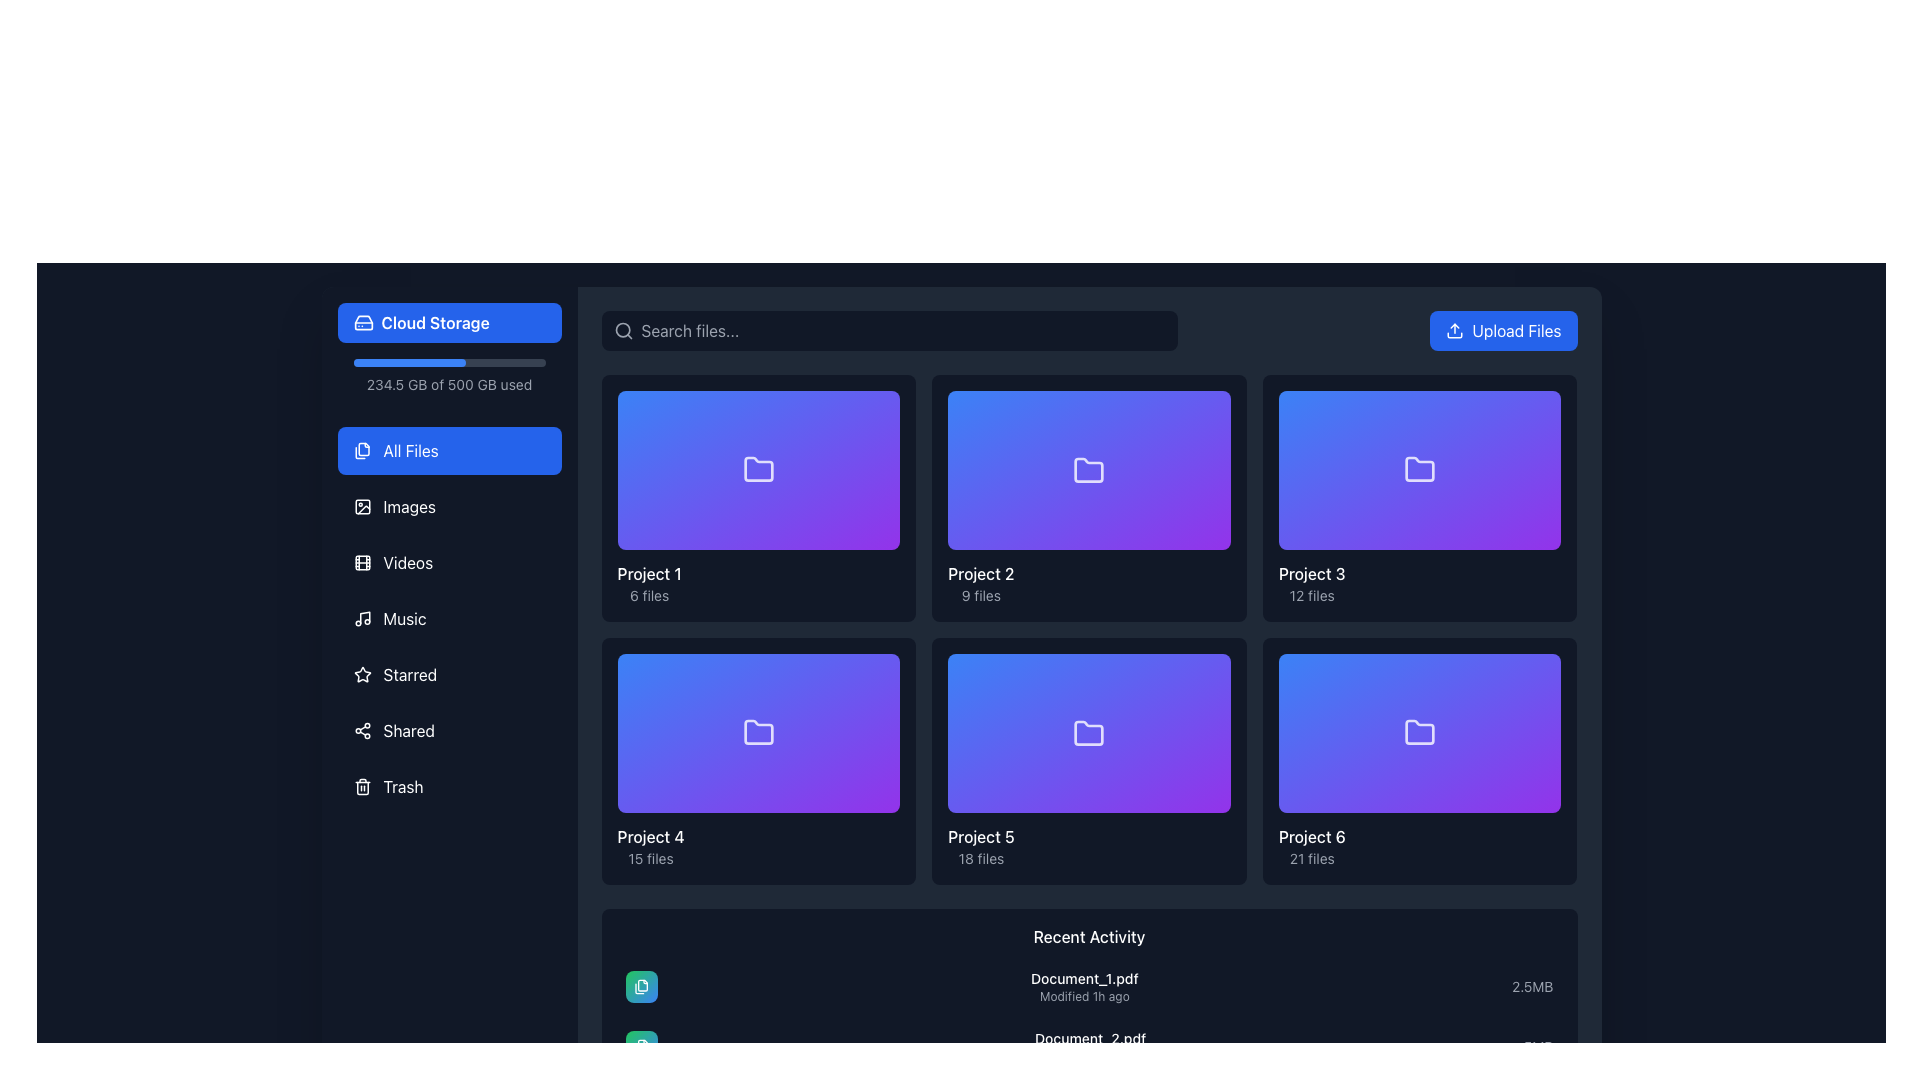 The height and width of the screenshot is (1080, 1920). I want to click on the label element displaying 'Project 6' with the note '21 files', located in the second row and third column of the folder grid, so click(1312, 846).